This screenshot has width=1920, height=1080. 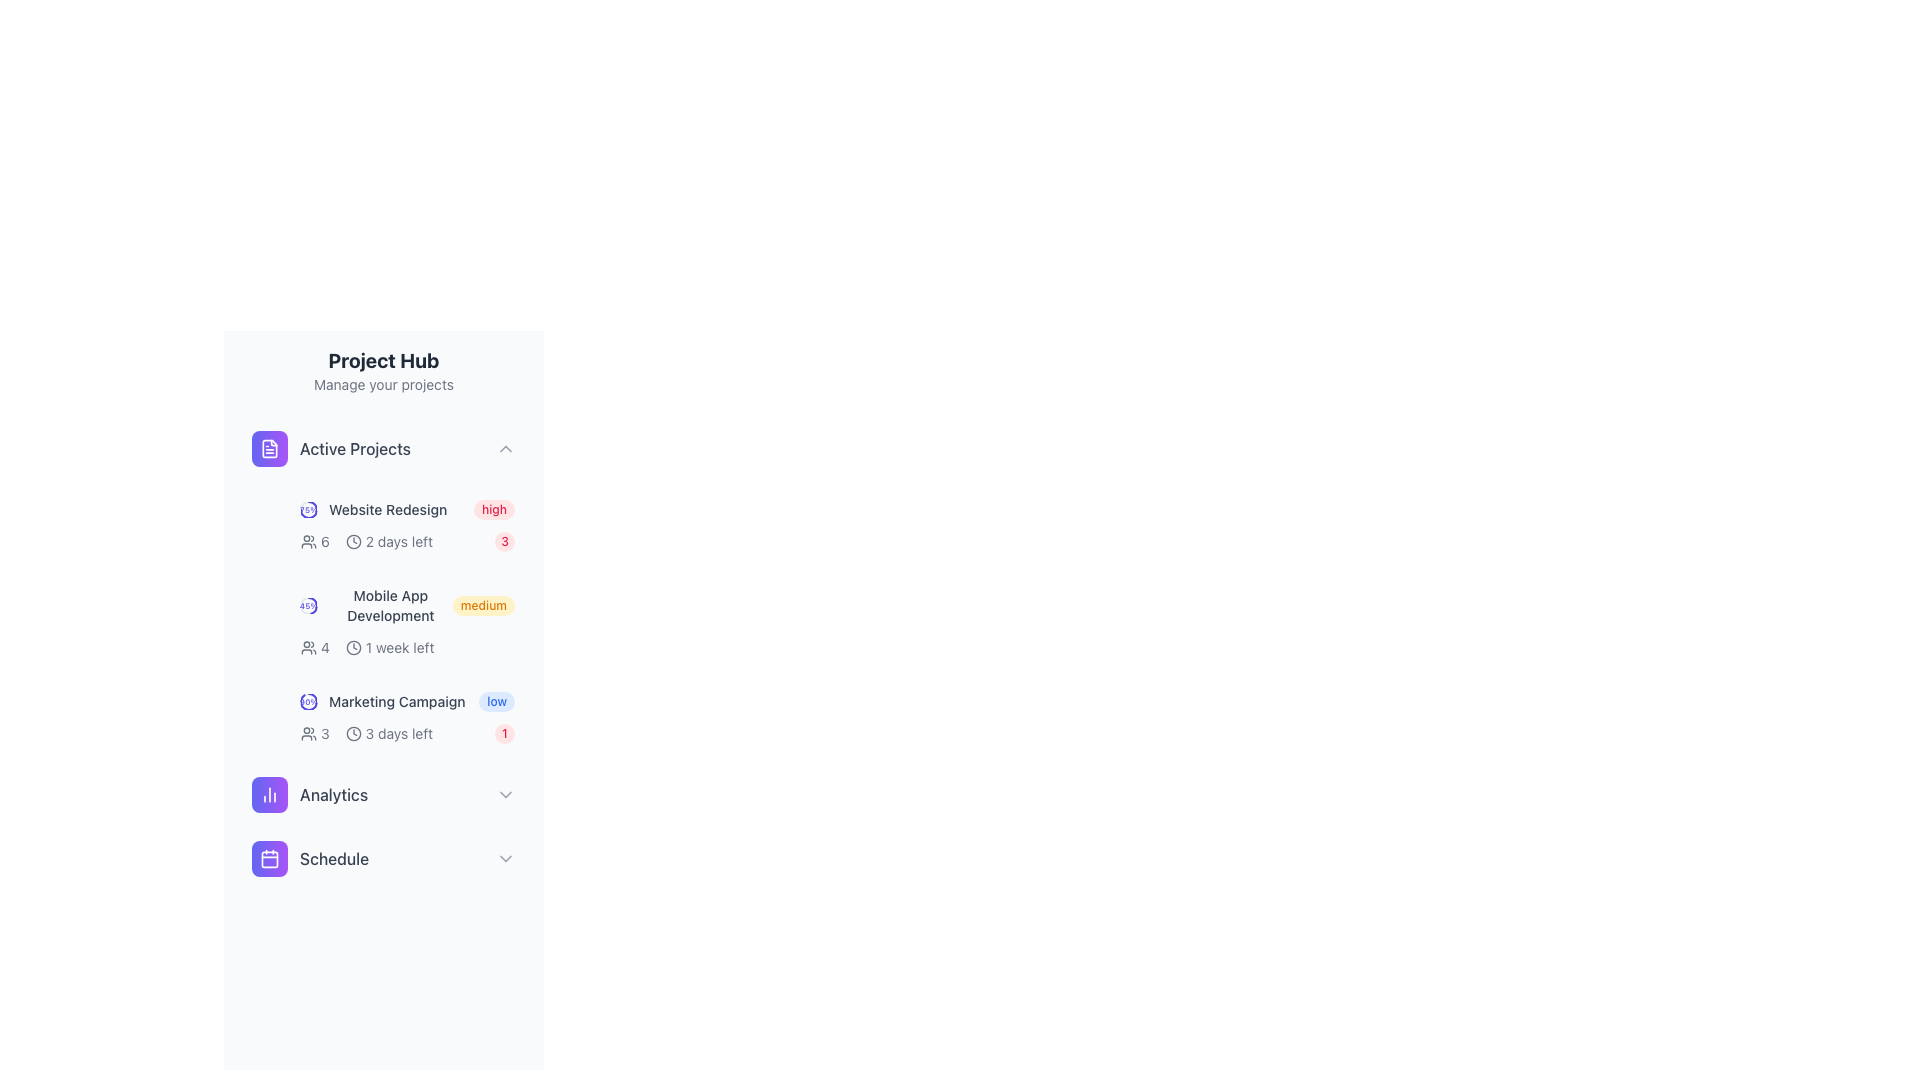 I want to click on the icon representing a group of people or users, which is a gray outline illustration of two human figures, located under the 'Mobile App Development' heading in the second row of the Active Projects section, so click(x=307, y=542).